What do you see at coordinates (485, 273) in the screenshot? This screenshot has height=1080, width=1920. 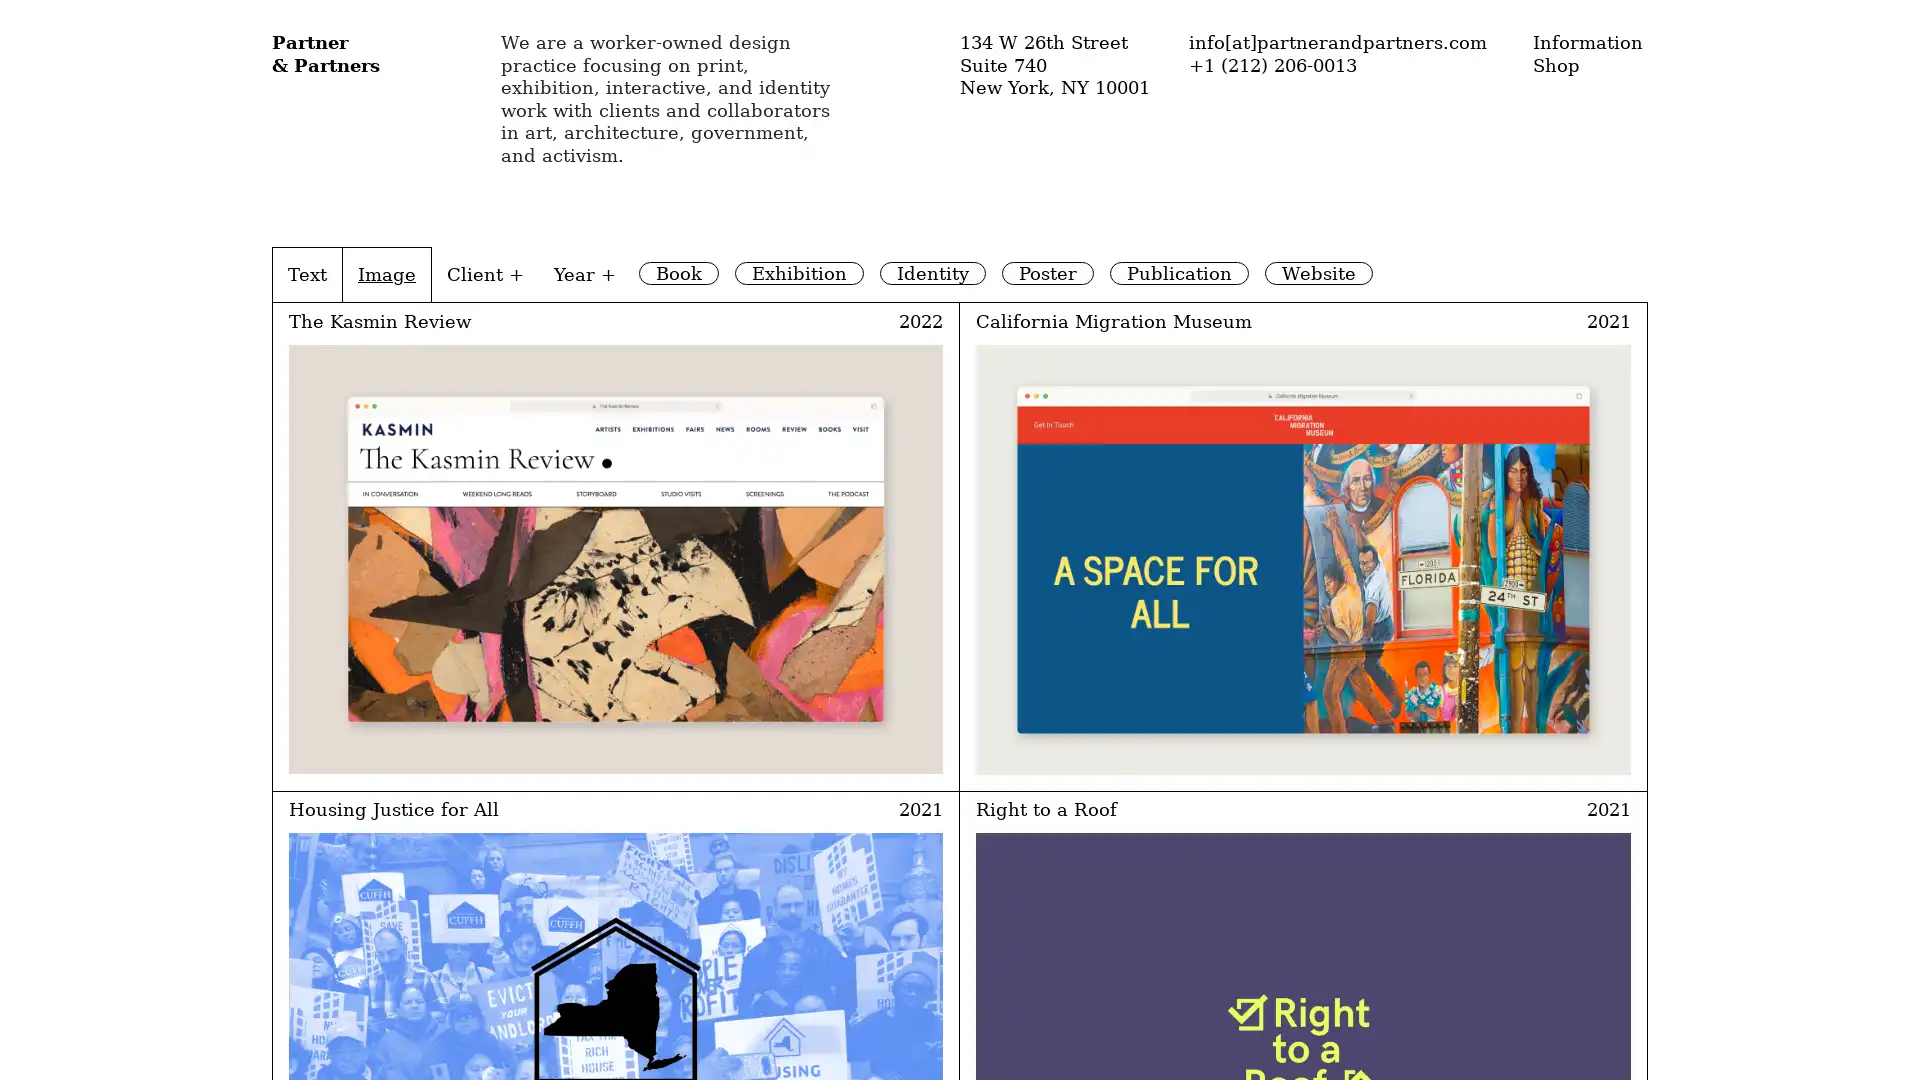 I see `Client +` at bounding box center [485, 273].